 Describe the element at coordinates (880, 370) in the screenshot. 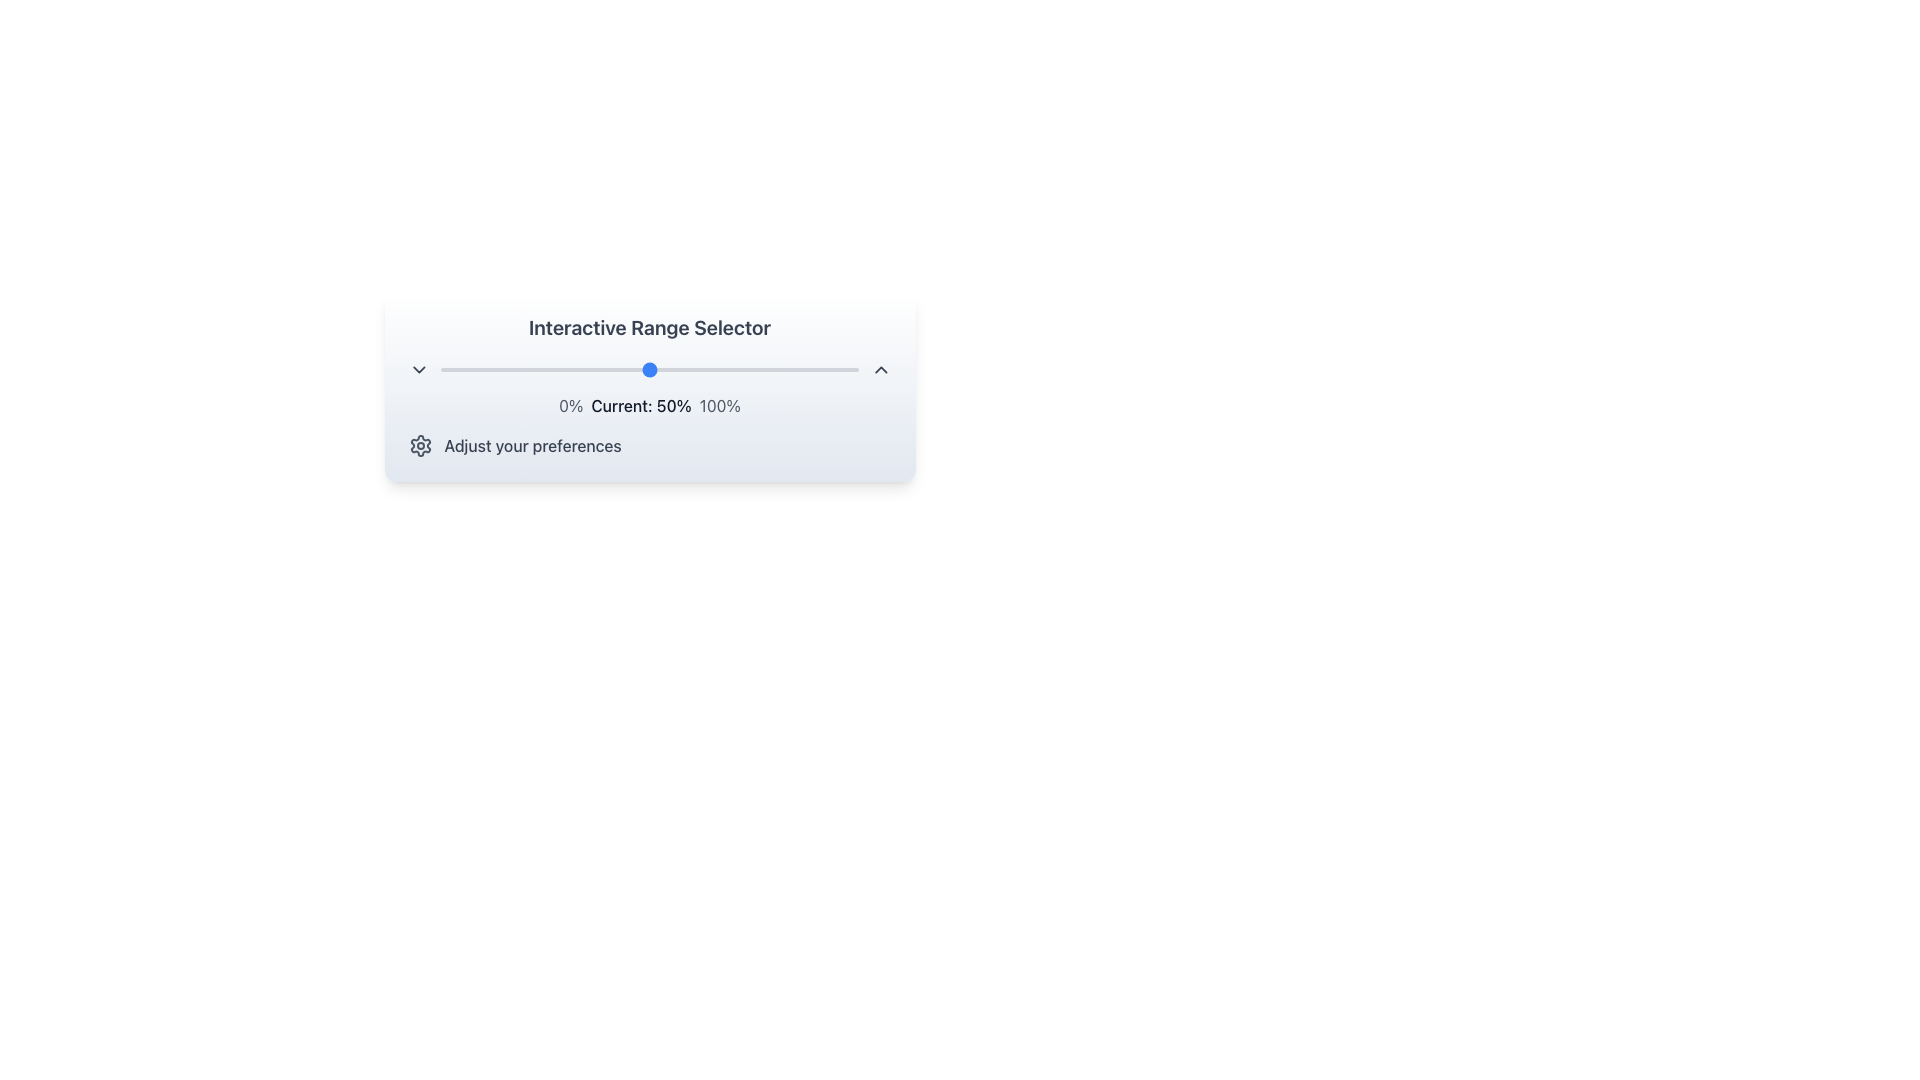

I see `the upward-facing chevron arrow icon on the far right of the range selector UI to increment the associated range value` at that location.